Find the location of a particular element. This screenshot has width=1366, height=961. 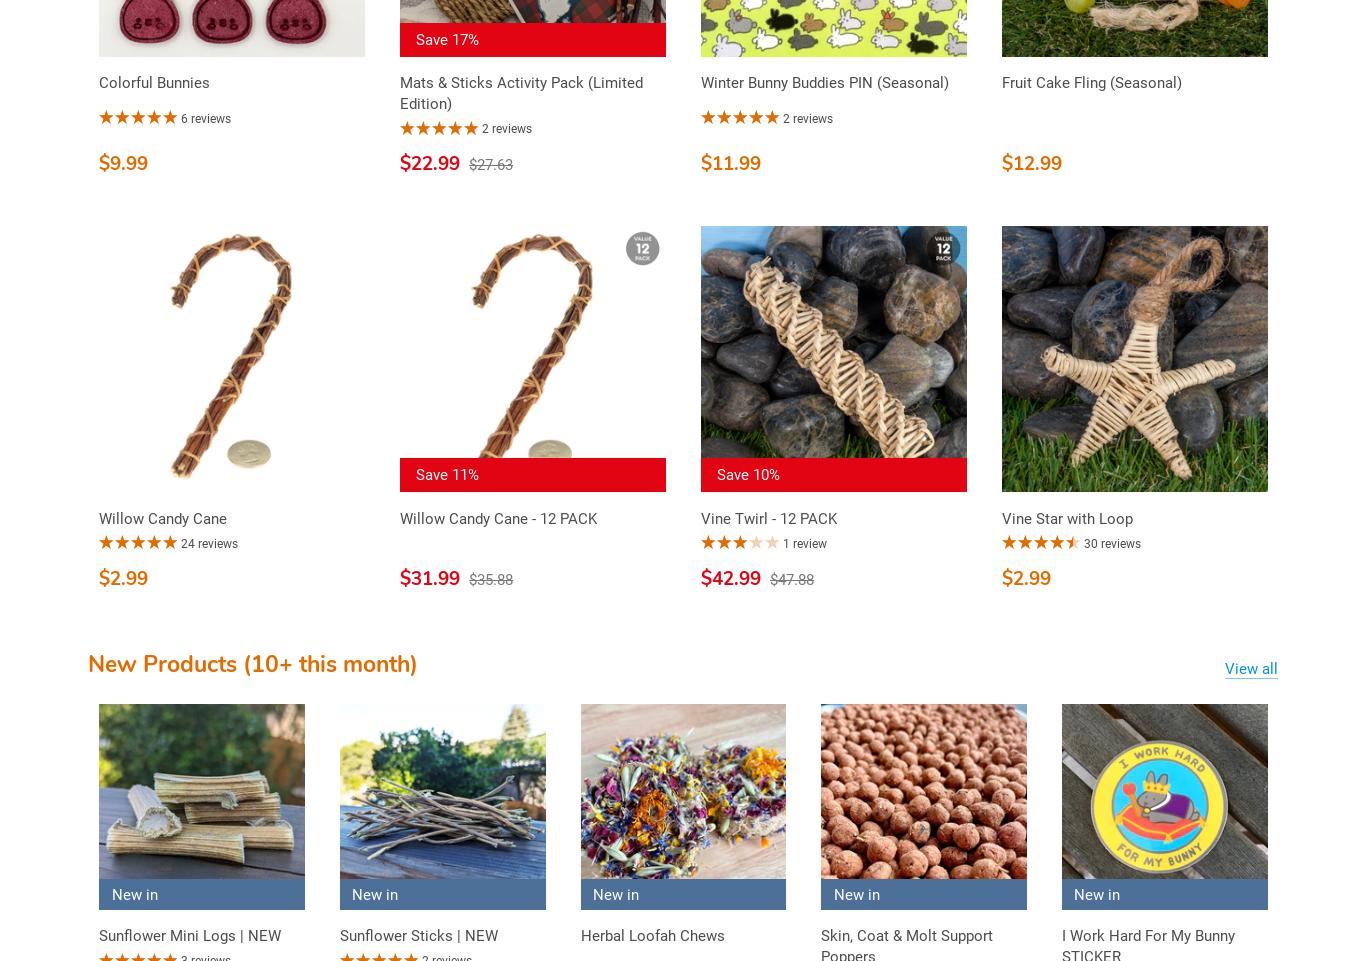

'Fruit Cake Fling (Seasonal)' is located at coordinates (1001, 83).